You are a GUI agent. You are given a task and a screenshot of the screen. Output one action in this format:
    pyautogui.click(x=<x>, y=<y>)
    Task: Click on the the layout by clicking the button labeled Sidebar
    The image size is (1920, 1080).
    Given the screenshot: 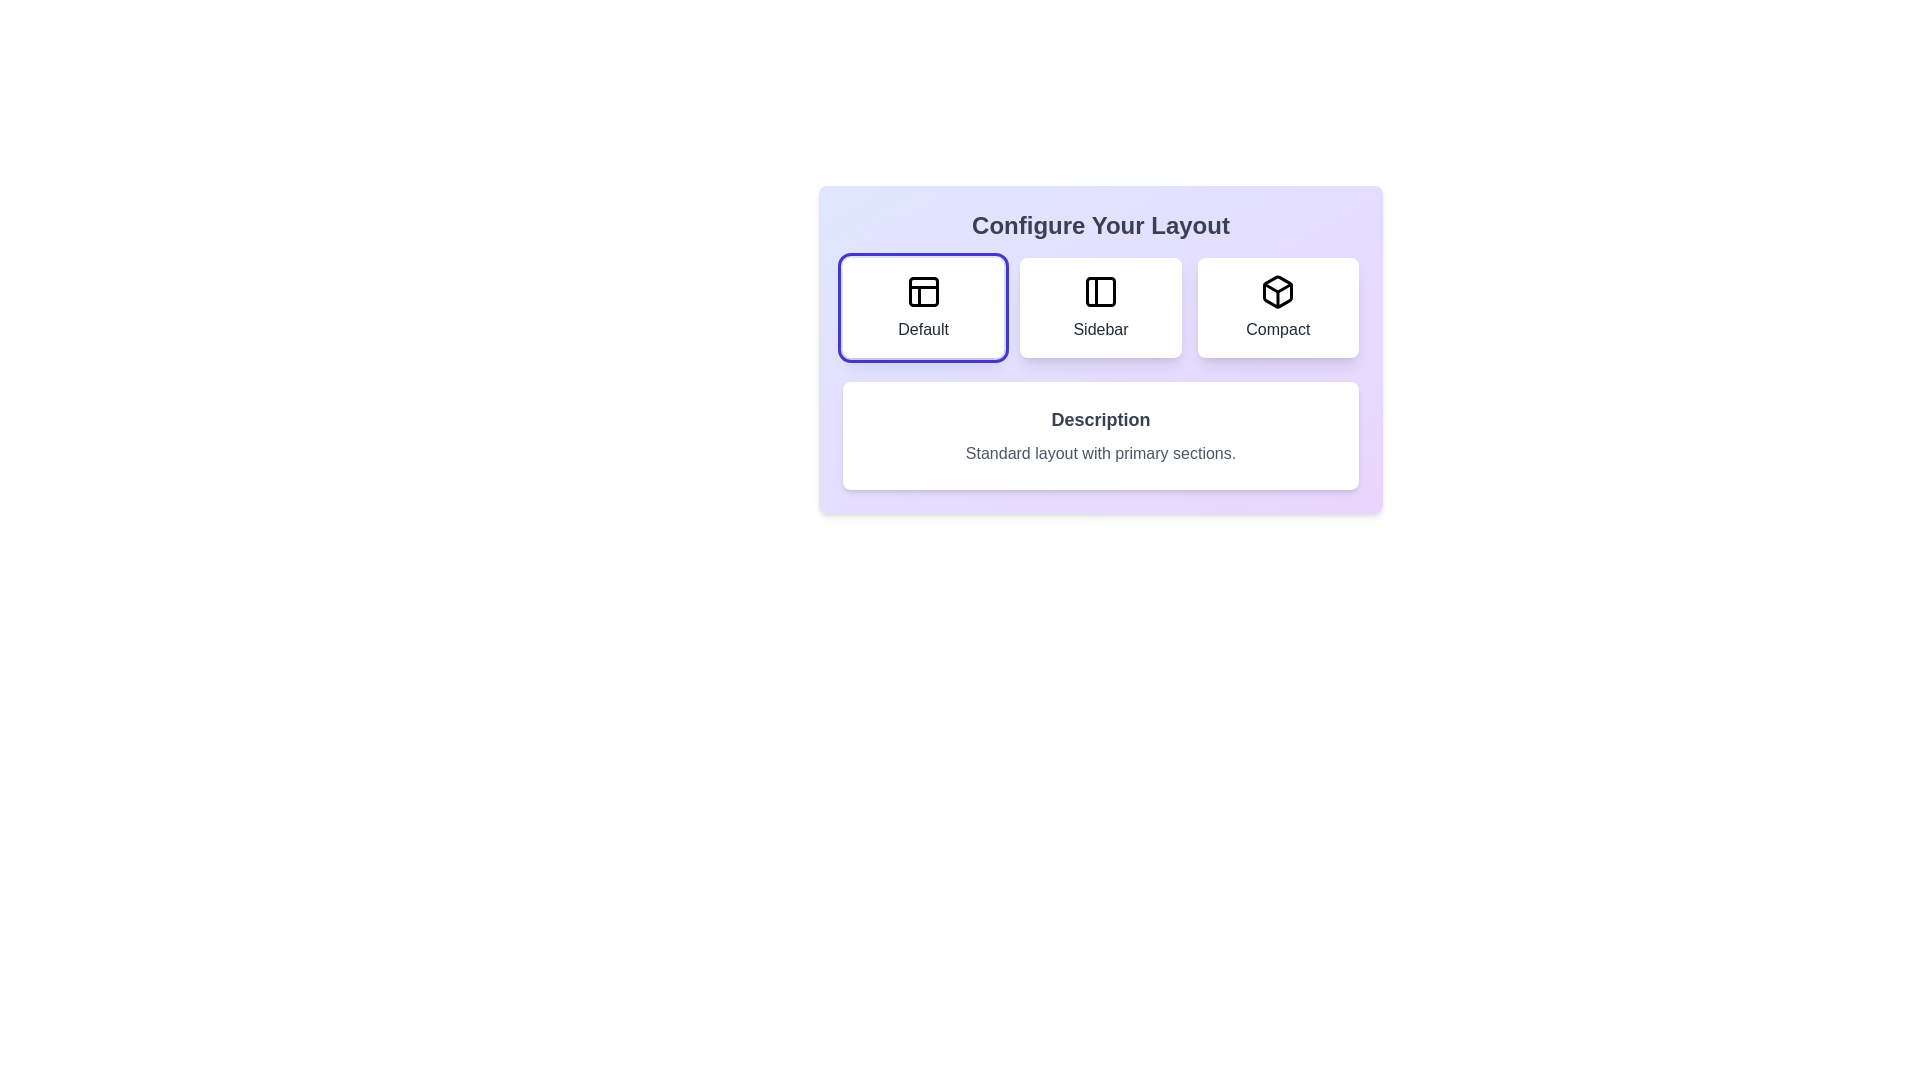 What is the action you would take?
    pyautogui.click(x=1099, y=308)
    